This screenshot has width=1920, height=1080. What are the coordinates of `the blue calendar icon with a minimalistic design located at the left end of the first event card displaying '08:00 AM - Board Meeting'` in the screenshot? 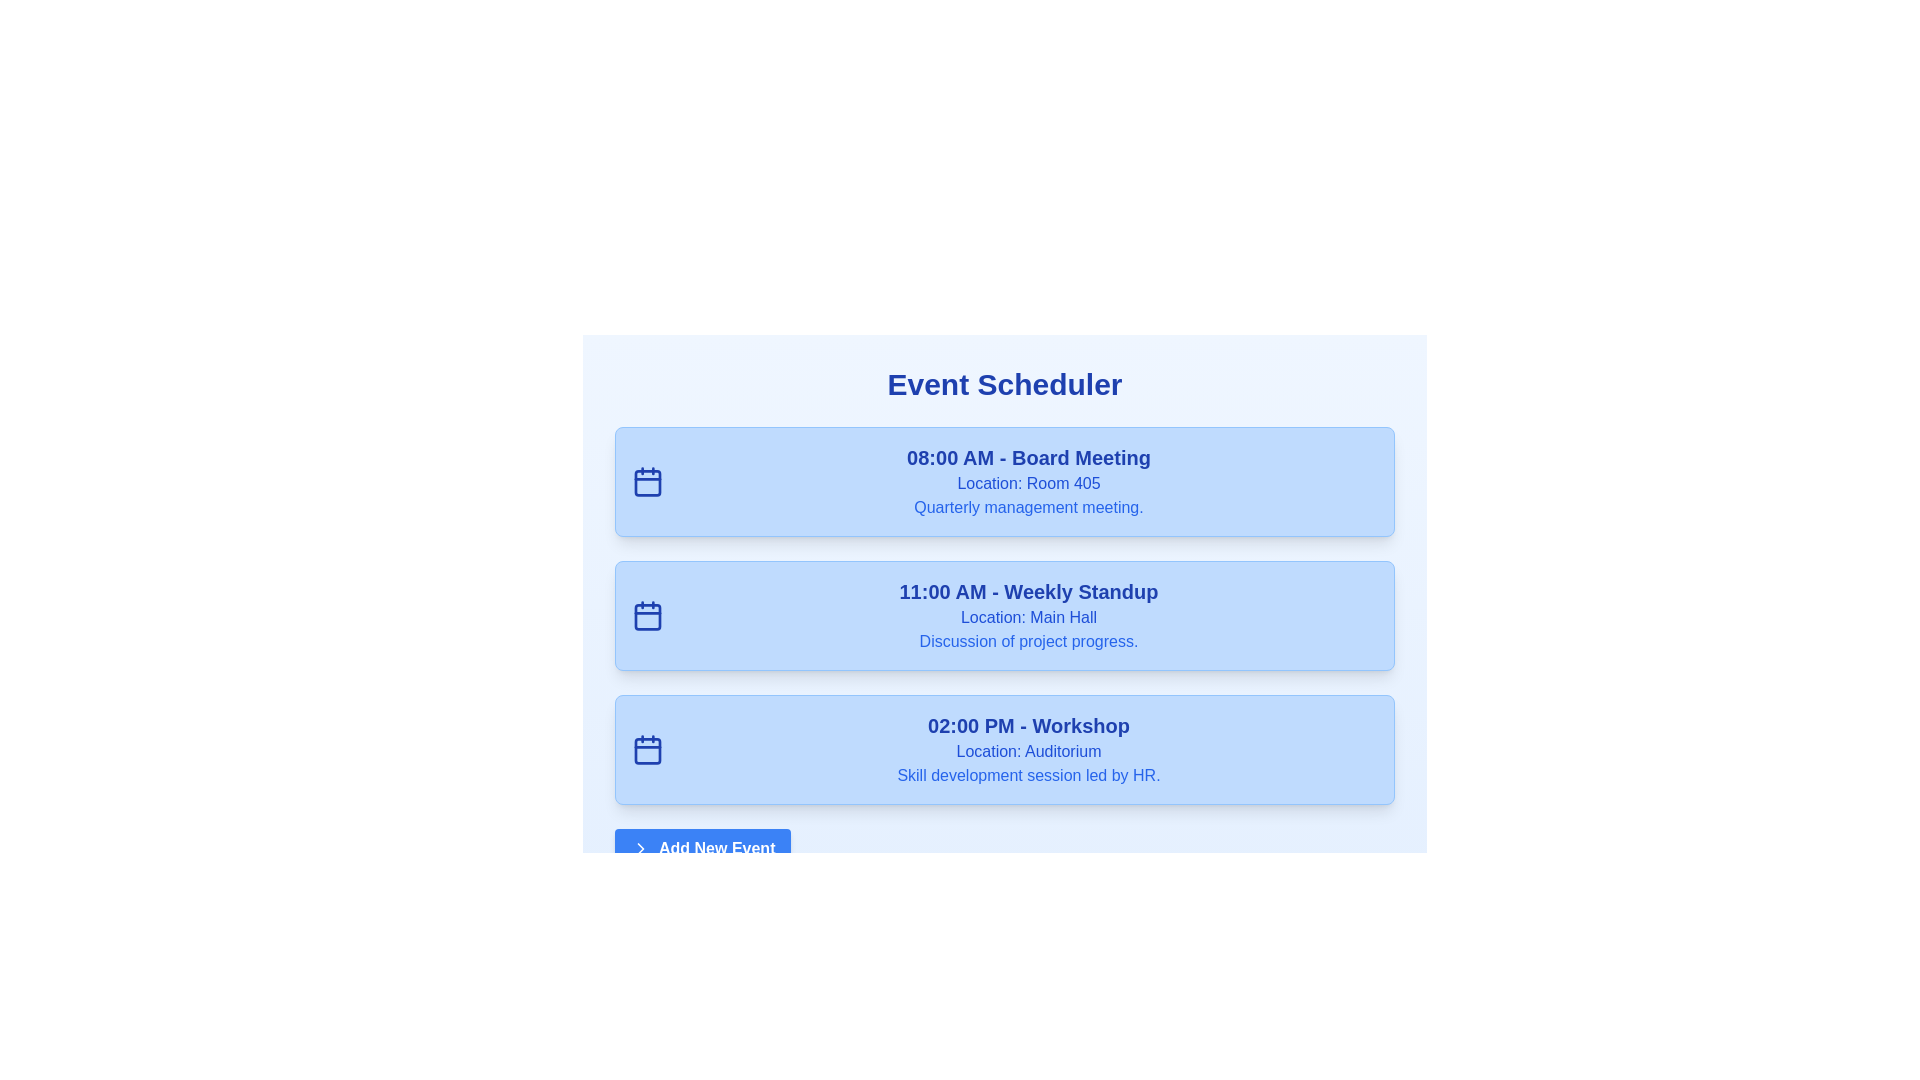 It's located at (648, 482).